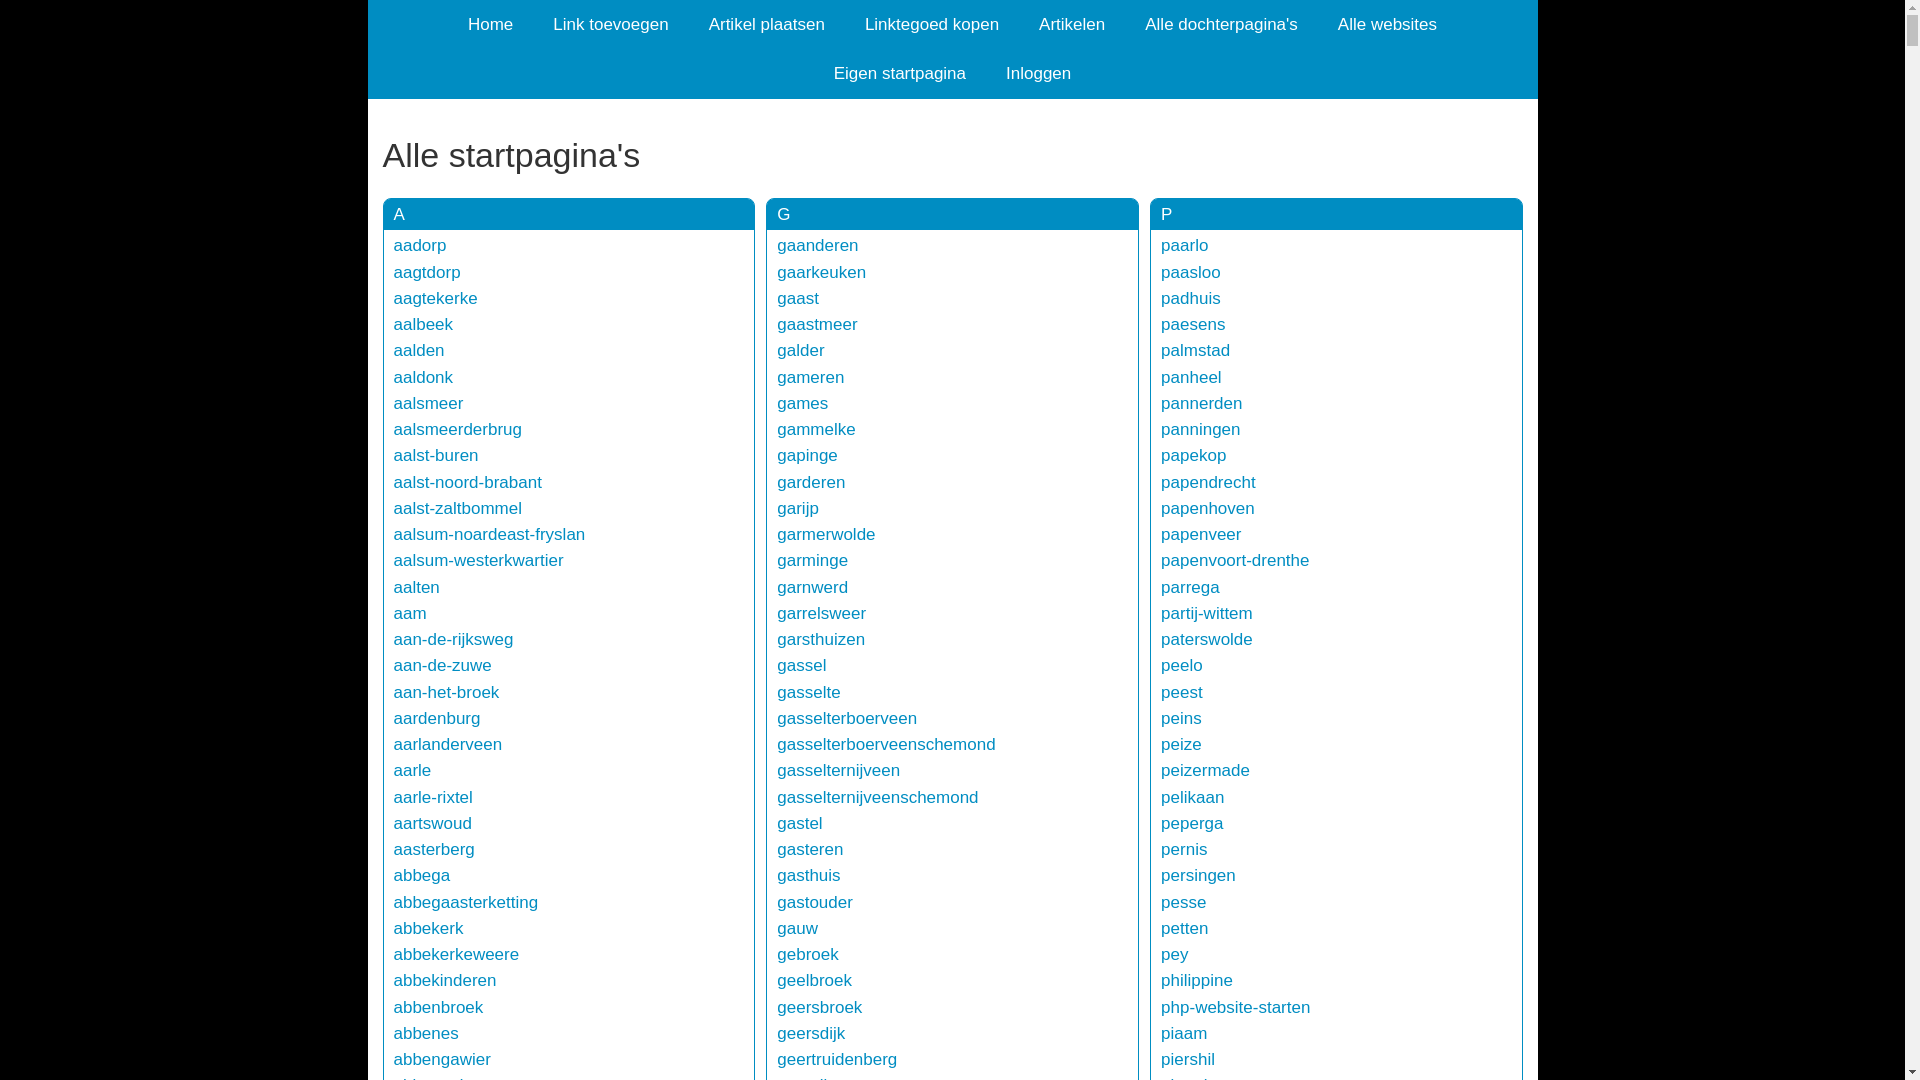 This screenshot has height=1080, width=1920. What do you see at coordinates (1207, 482) in the screenshot?
I see `'papendrecht'` at bounding box center [1207, 482].